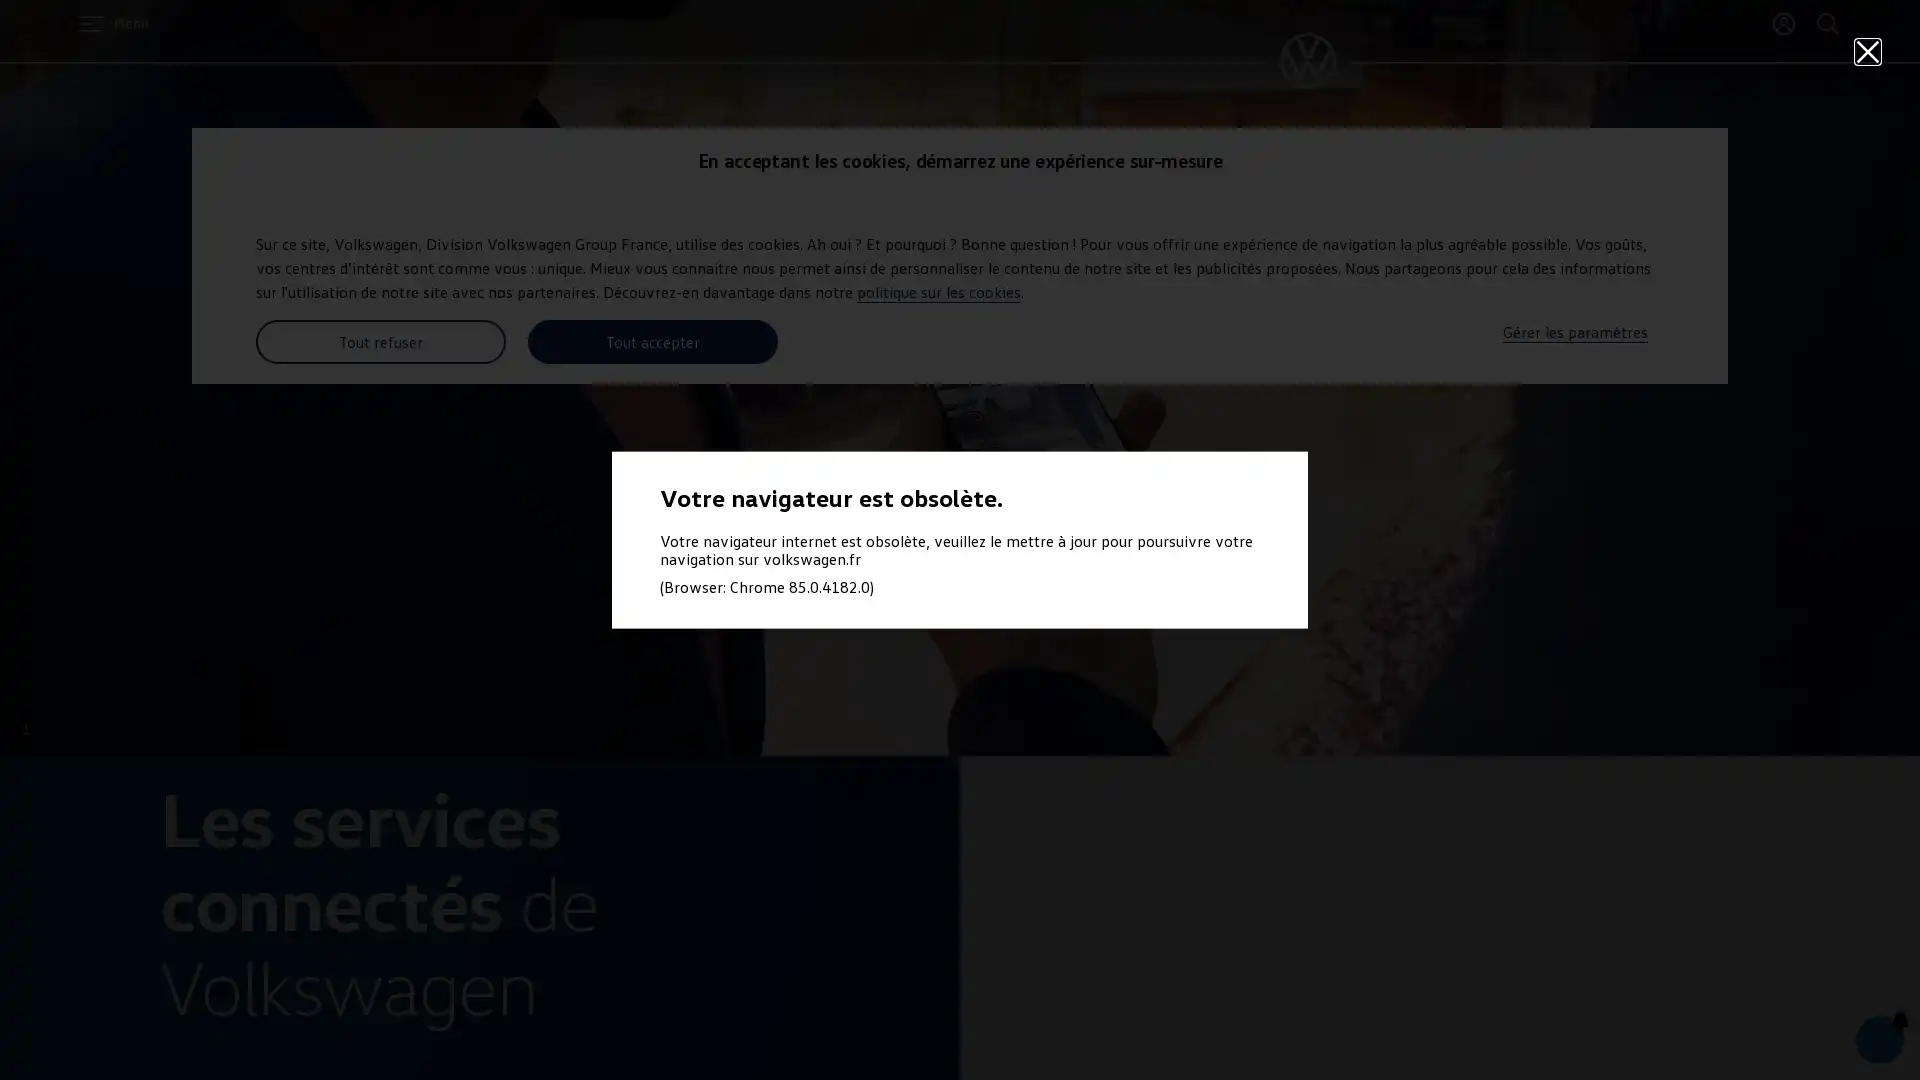 This screenshot has height=1080, width=1920. What do you see at coordinates (652, 341) in the screenshot?
I see `Tout accepter` at bounding box center [652, 341].